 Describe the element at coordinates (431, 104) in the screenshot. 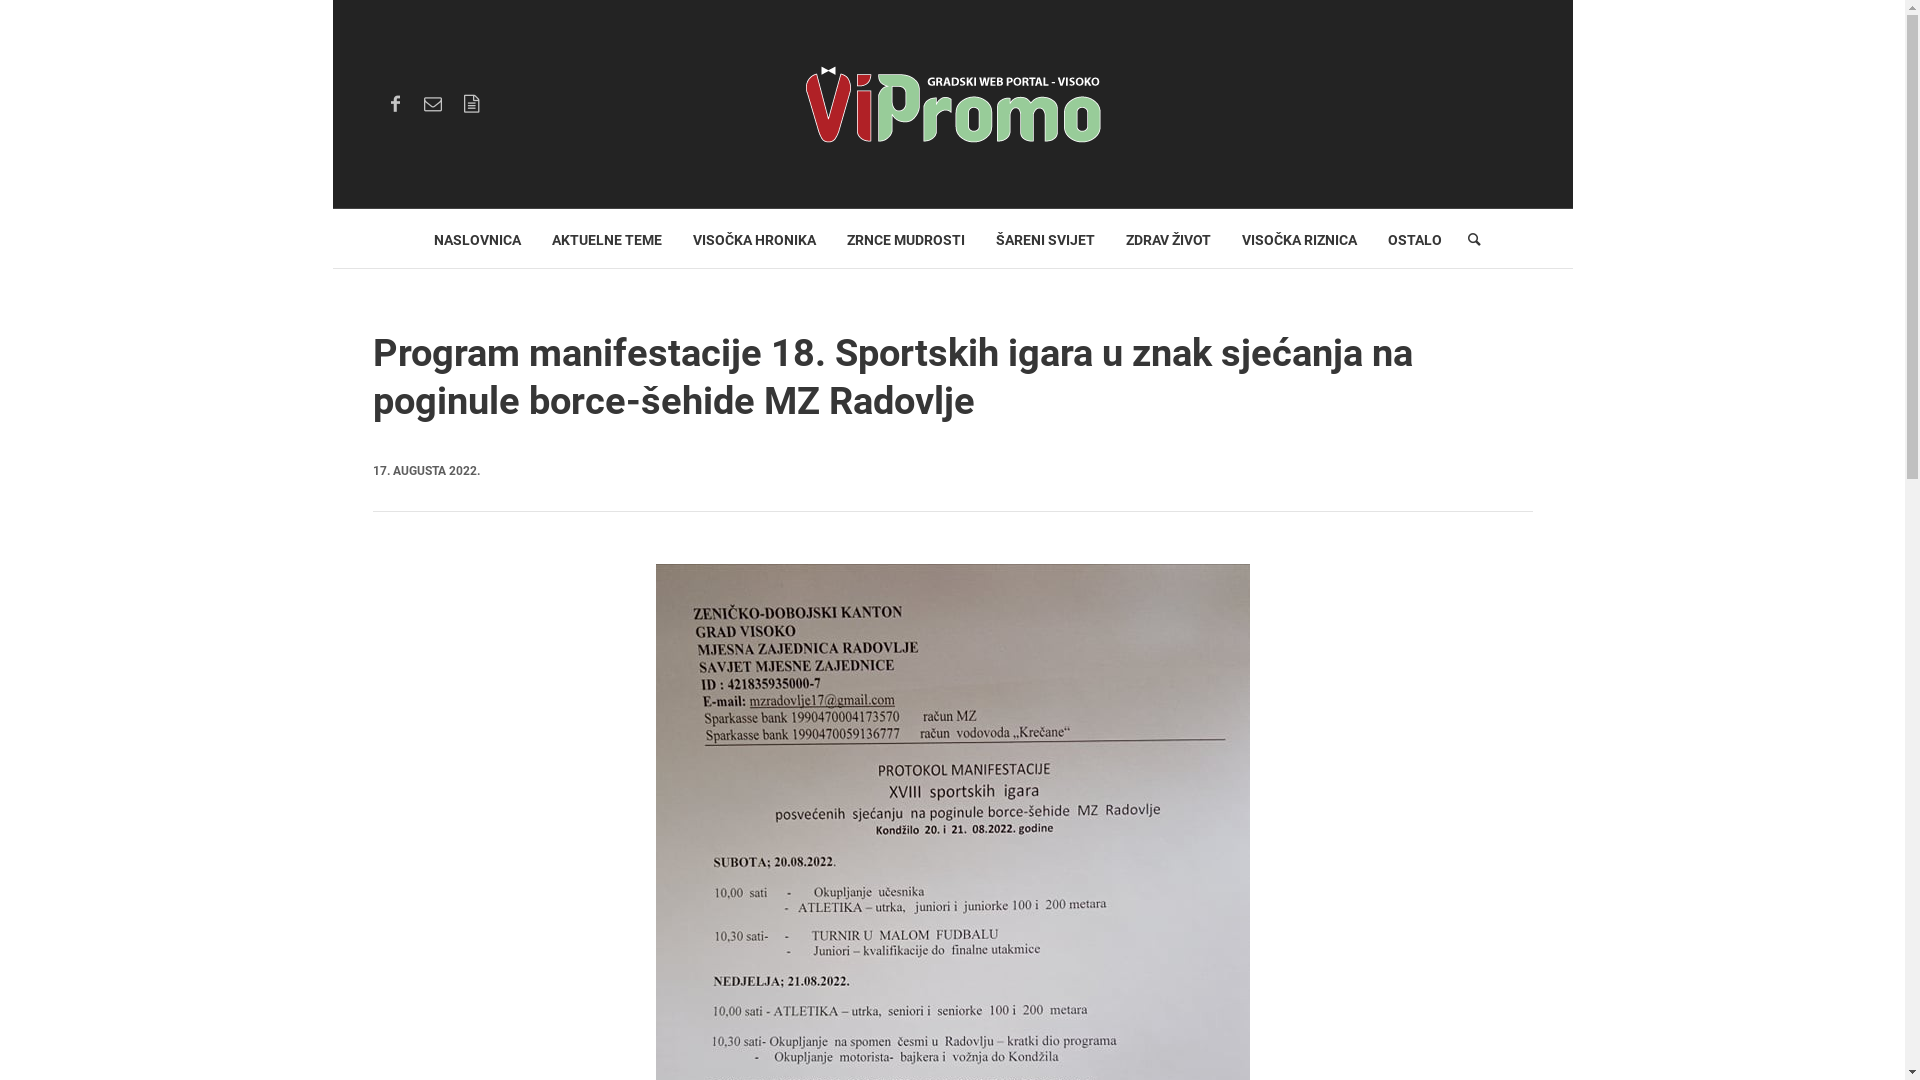

I see `'Kontakt'` at that location.